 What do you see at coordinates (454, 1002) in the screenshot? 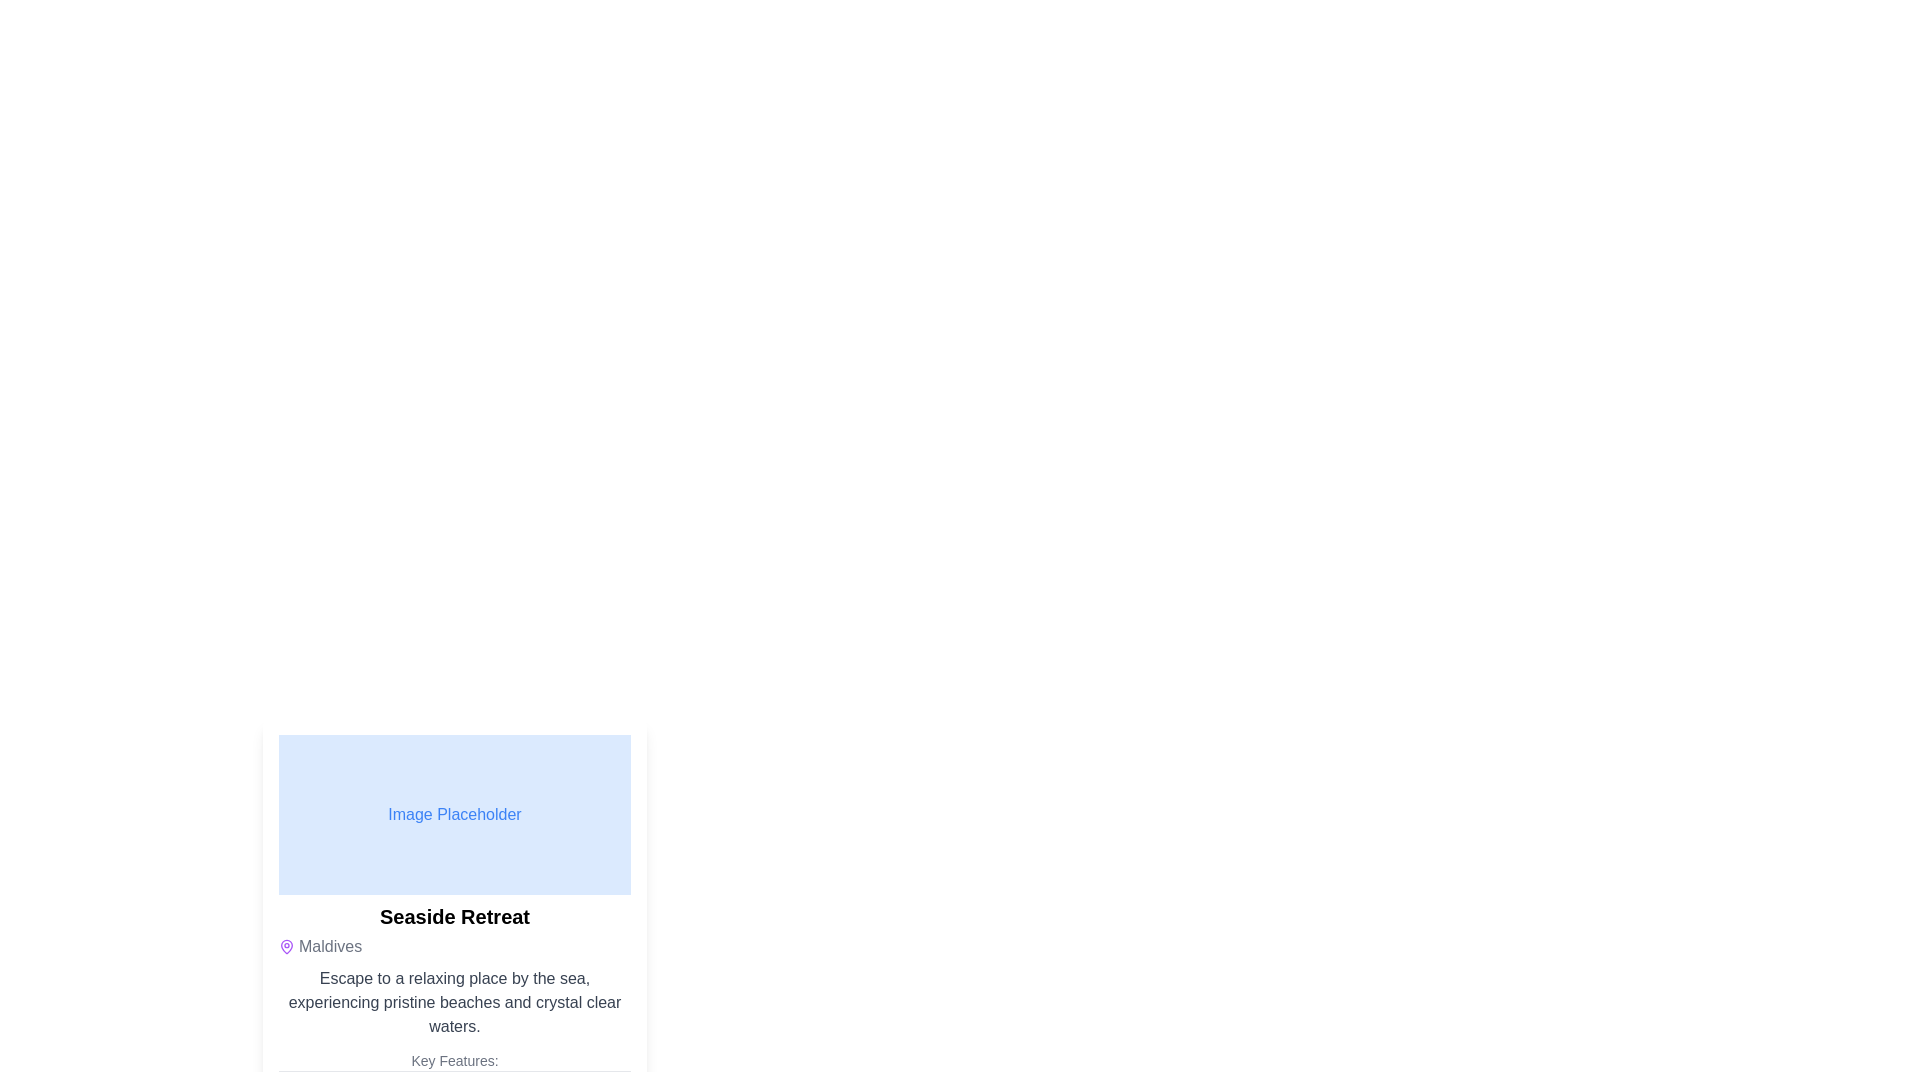
I see `description text located below the title 'Seaside Retreat Maldives' and above the segment titled 'Key Features'` at bounding box center [454, 1002].